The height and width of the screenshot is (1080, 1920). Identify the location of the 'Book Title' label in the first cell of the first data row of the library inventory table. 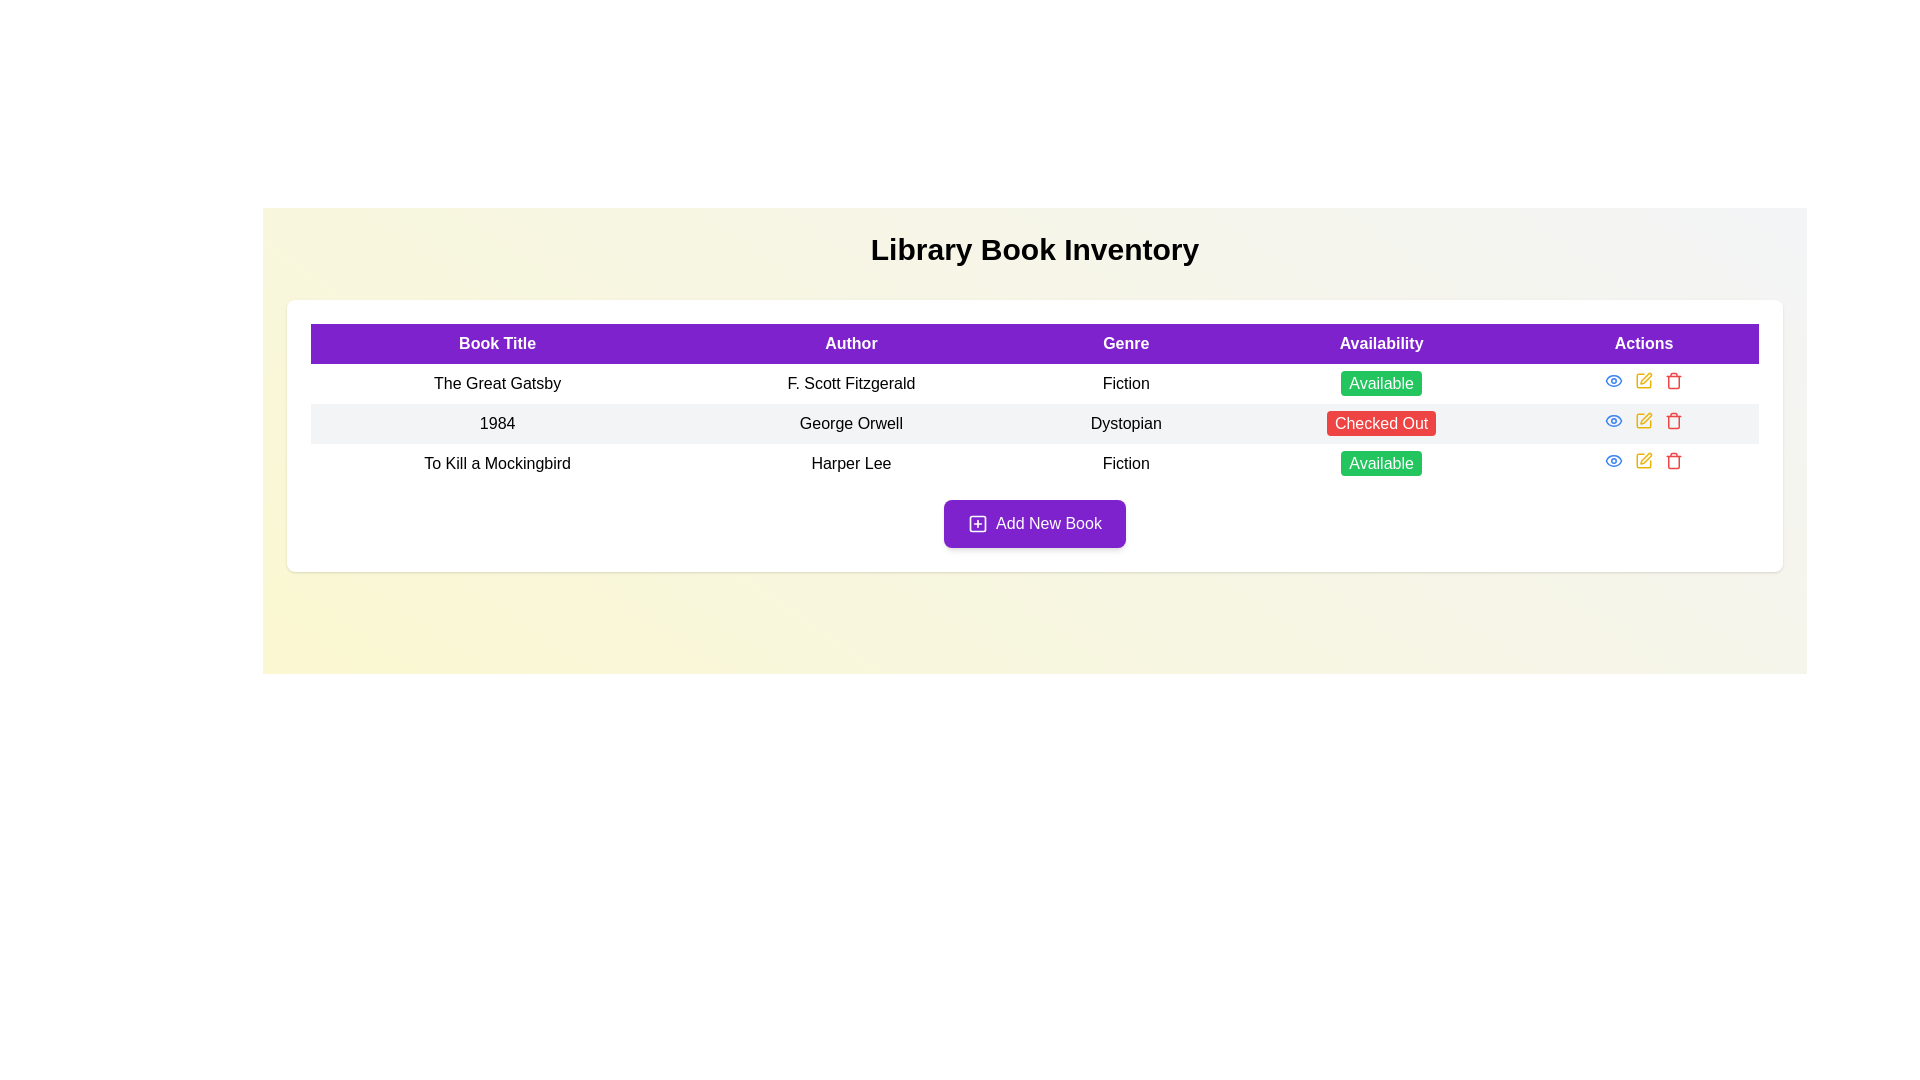
(497, 384).